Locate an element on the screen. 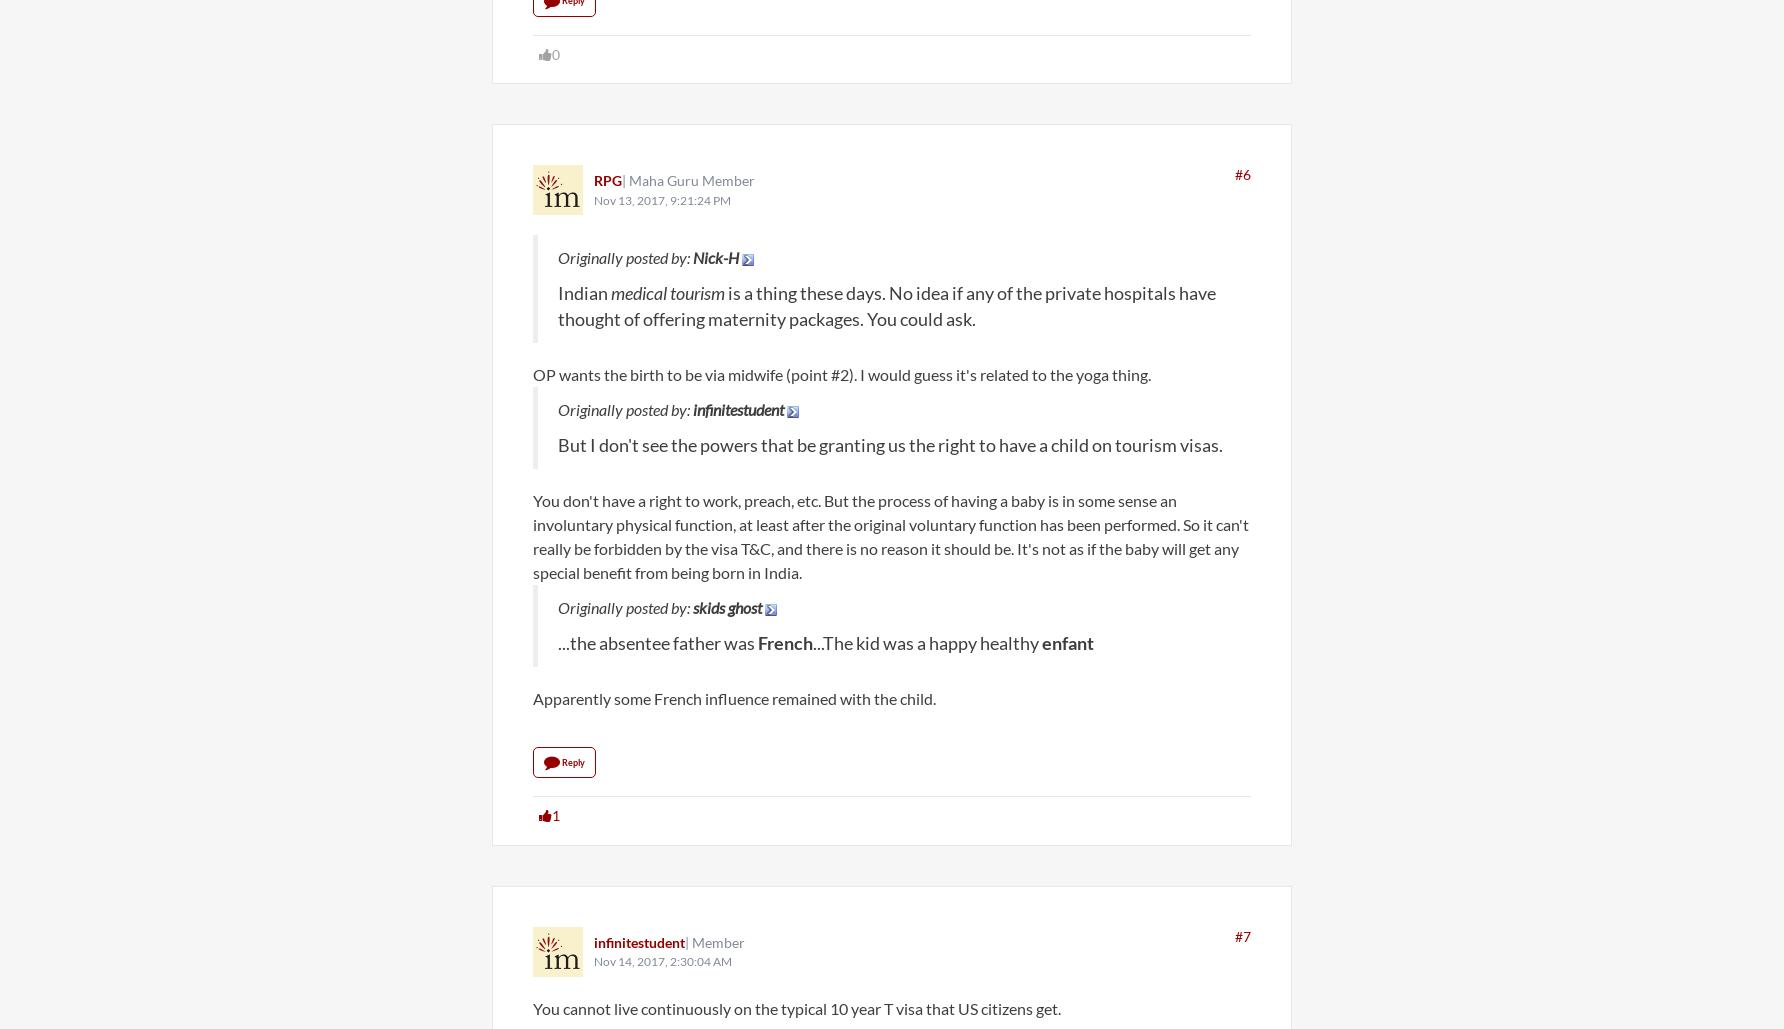  '| Maha Guru Member' is located at coordinates (688, 180).